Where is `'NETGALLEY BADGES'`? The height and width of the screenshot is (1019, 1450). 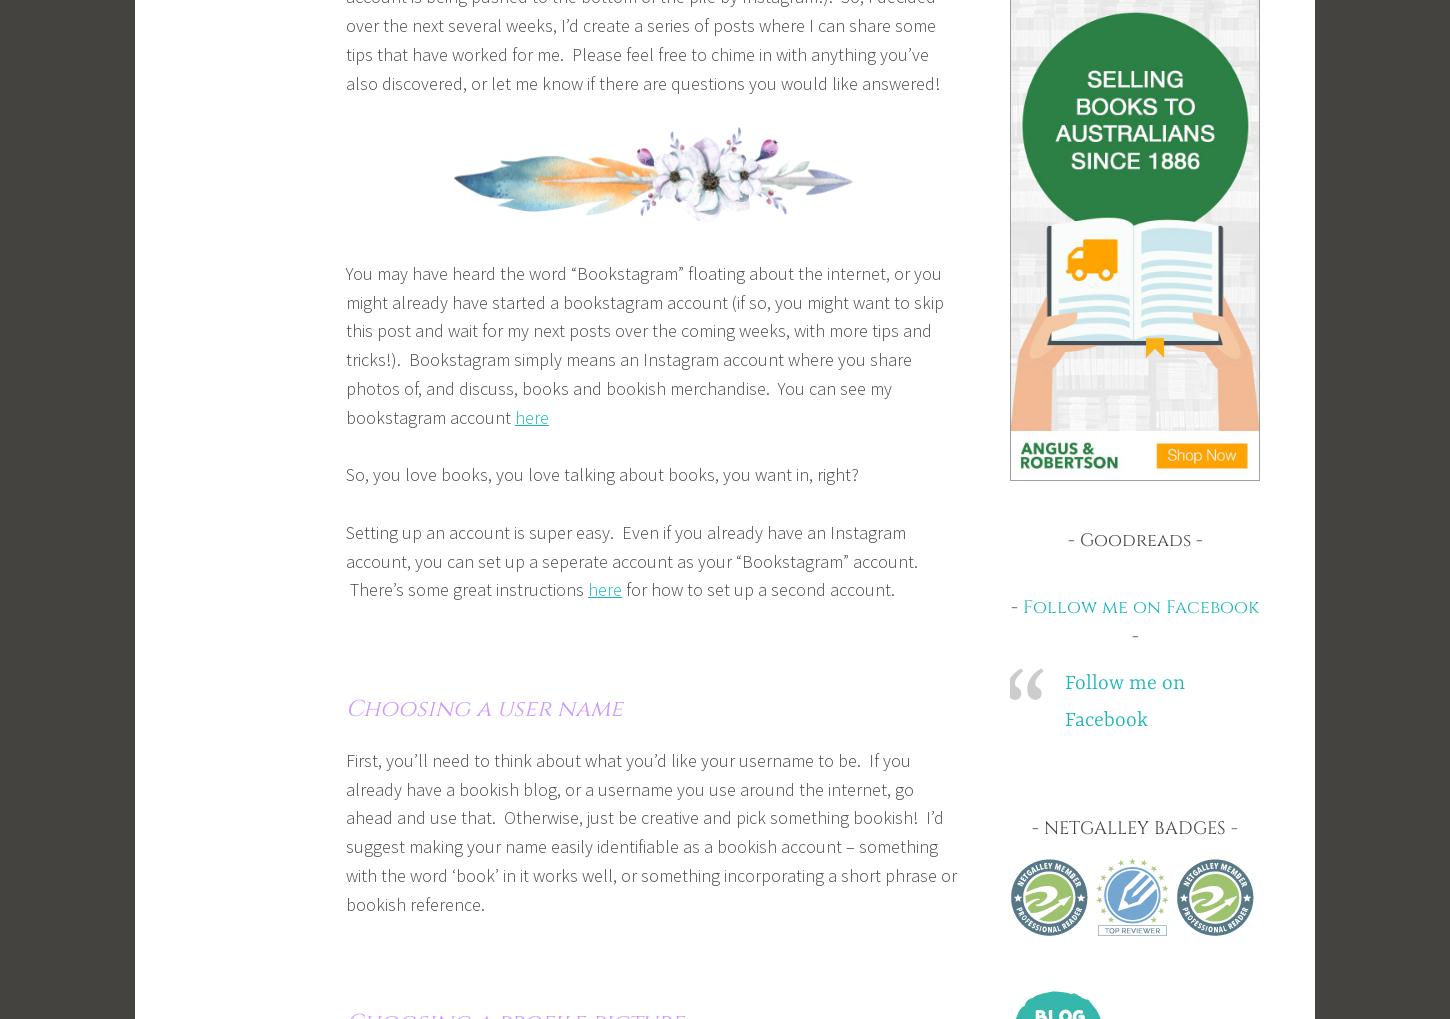 'NETGALLEY BADGES' is located at coordinates (1044, 828).